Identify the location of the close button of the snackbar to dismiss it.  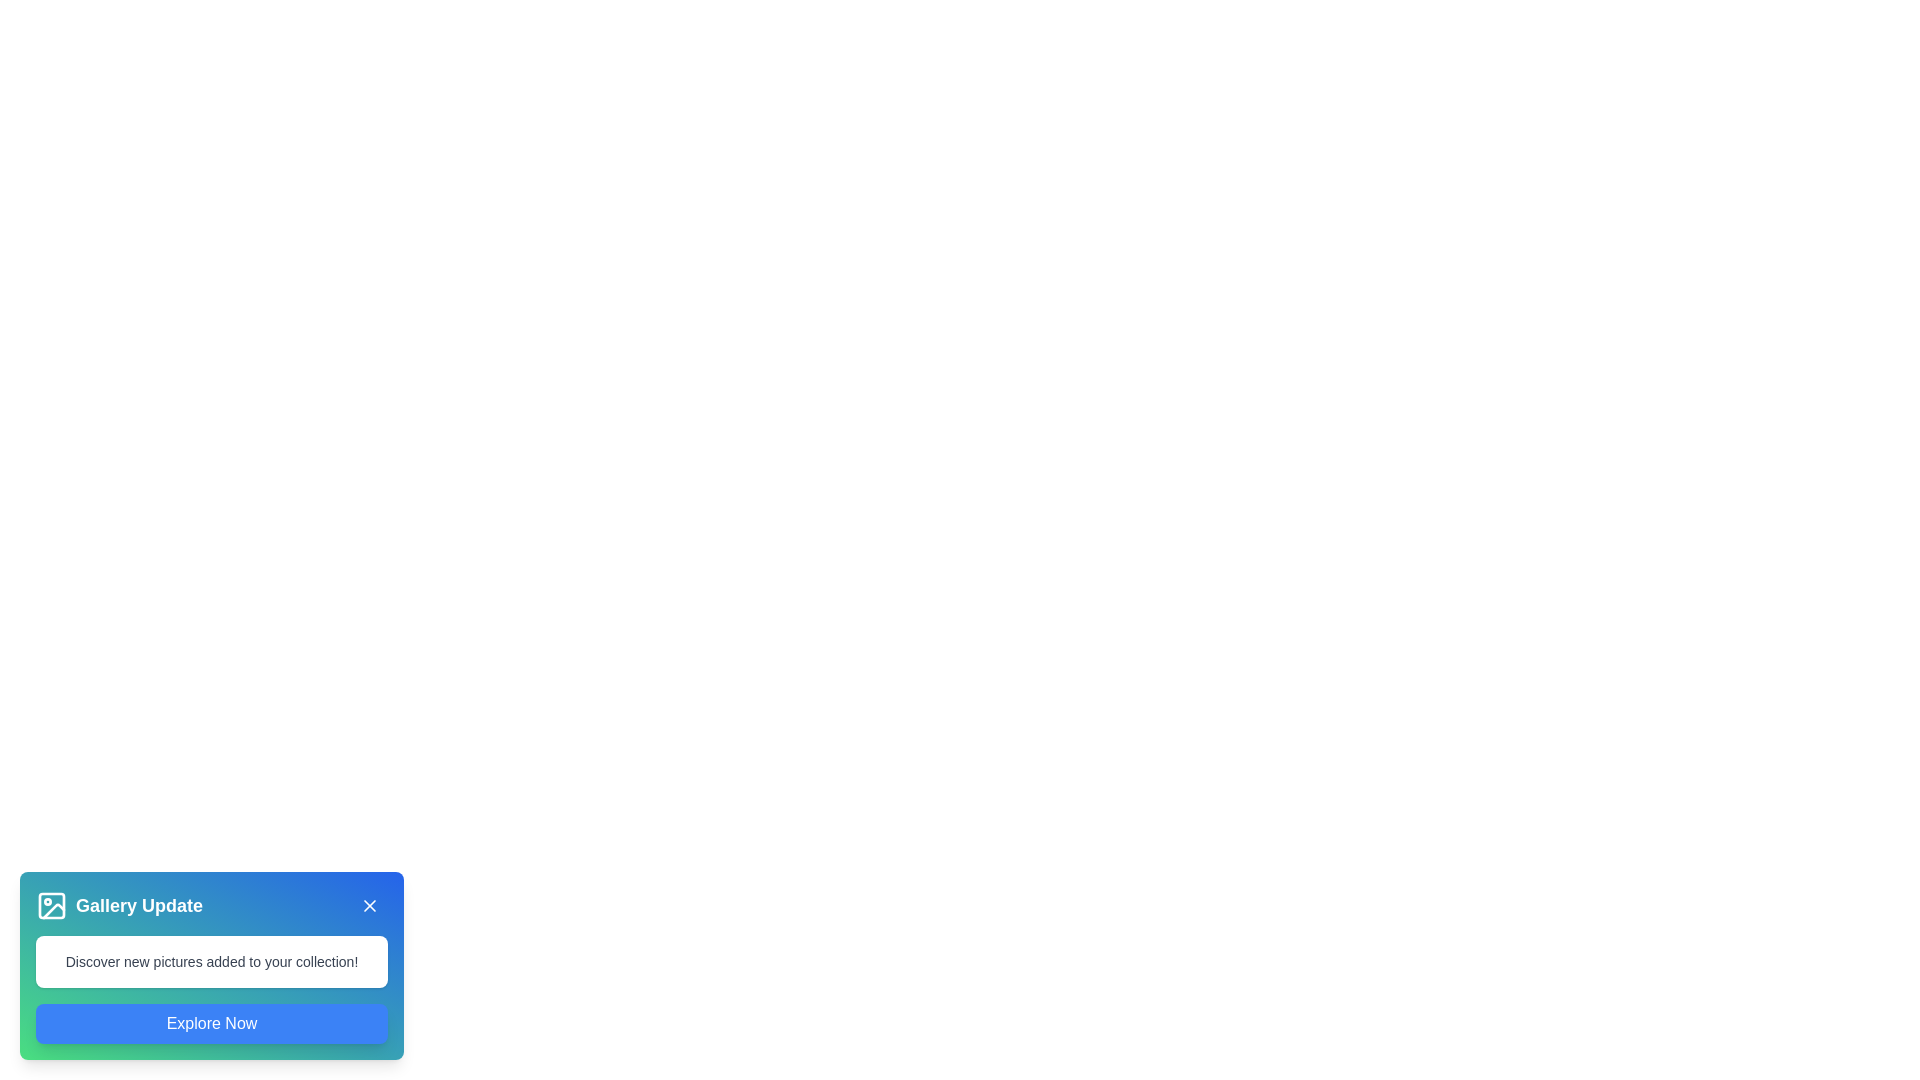
(369, 906).